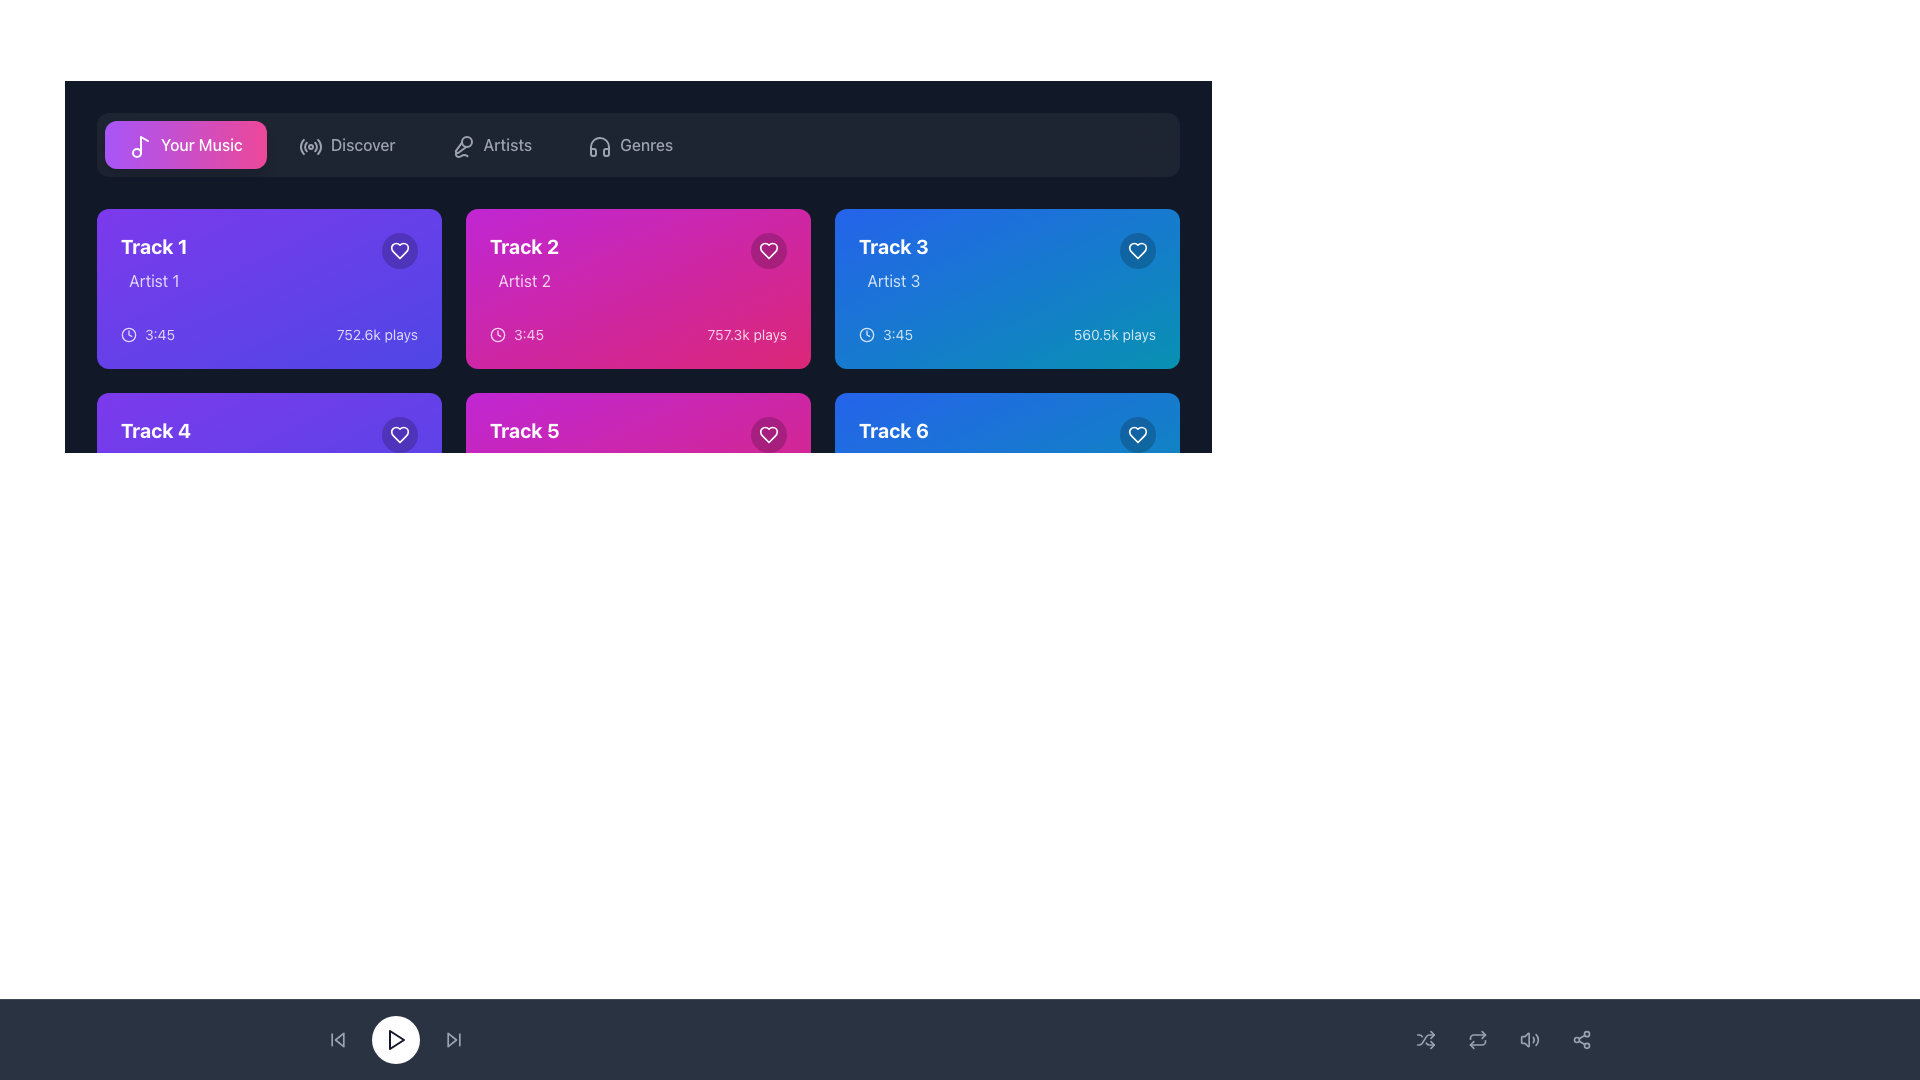 This screenshot has height=1080, width=1920. What do you see at coordinates (767, 434) in the screenshot?
I see `the heart-shaped icon in the top-right corner of the card labeled 'Track 5' to mark it as favorite` at bounding box center [767, 434].